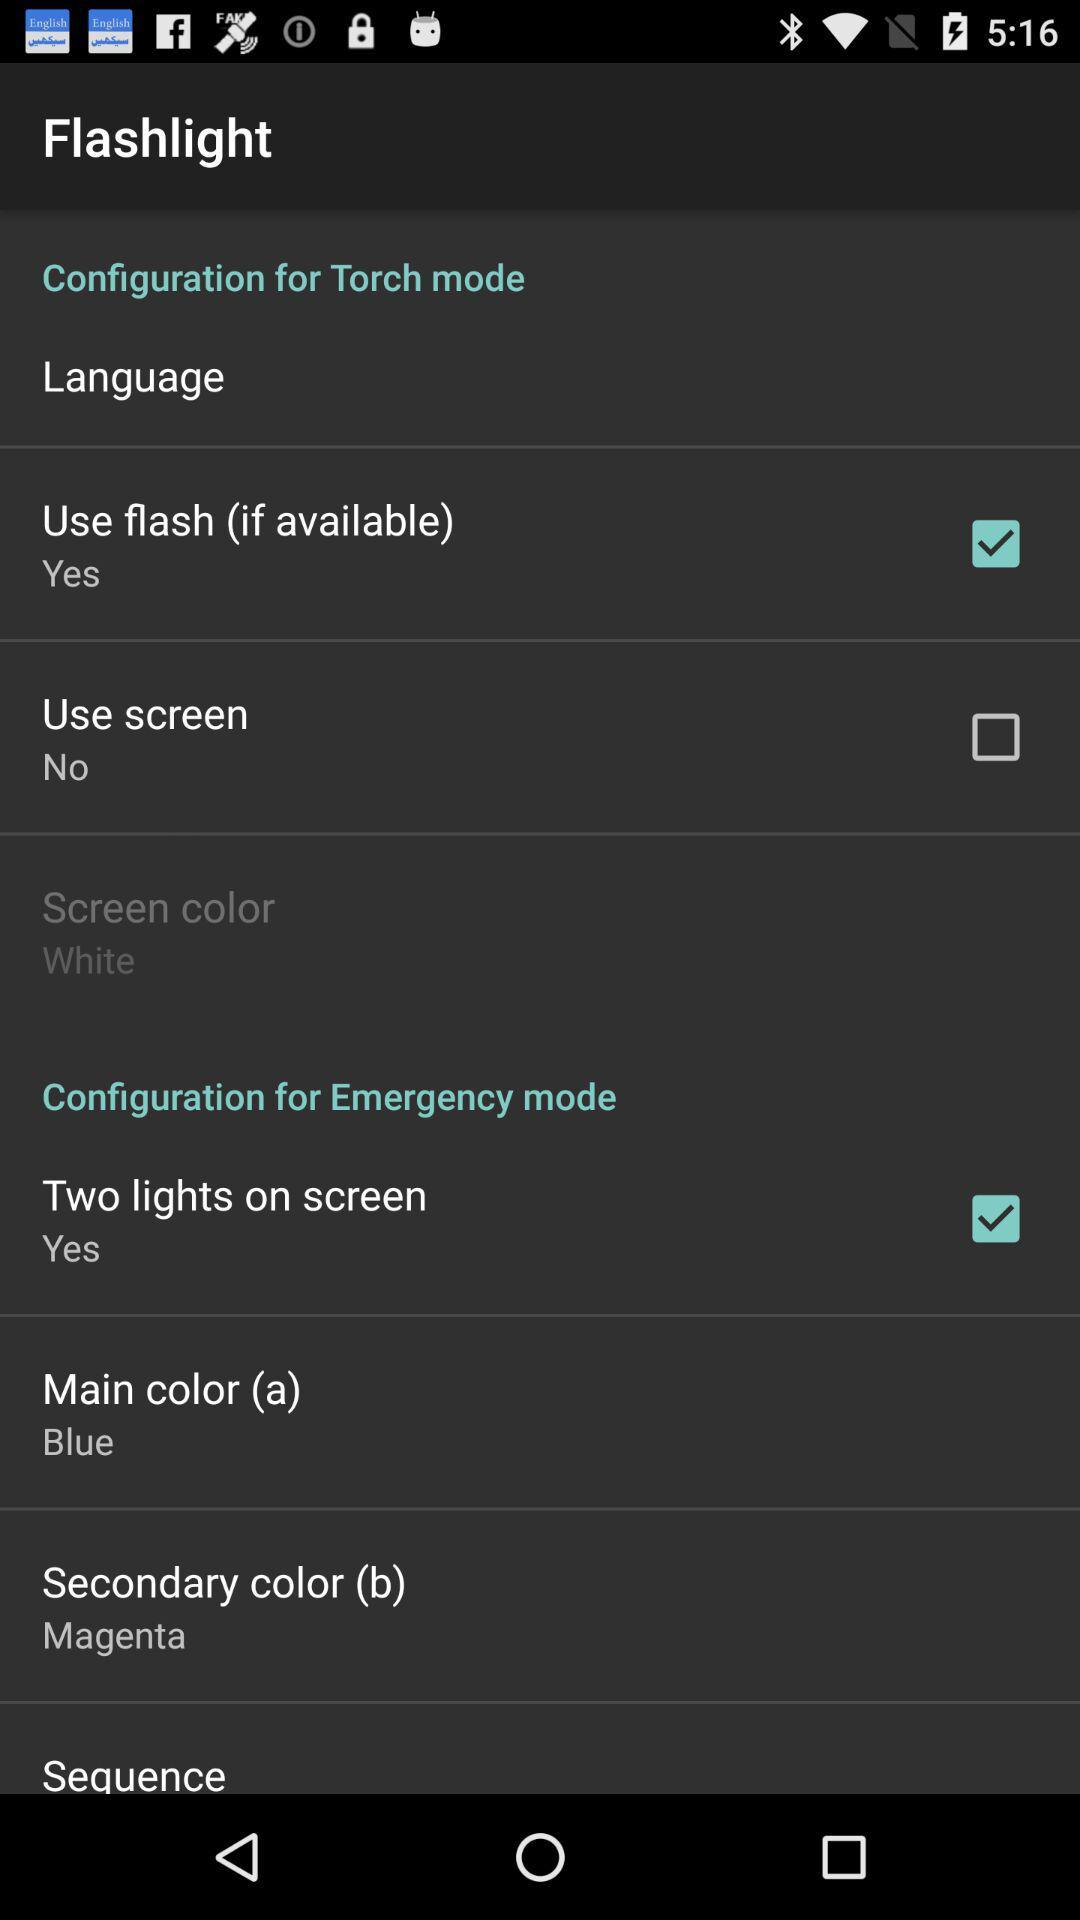 This screenshot has height=1920, width=1080. I want to click on the sequence icon, so click(134, 1770).